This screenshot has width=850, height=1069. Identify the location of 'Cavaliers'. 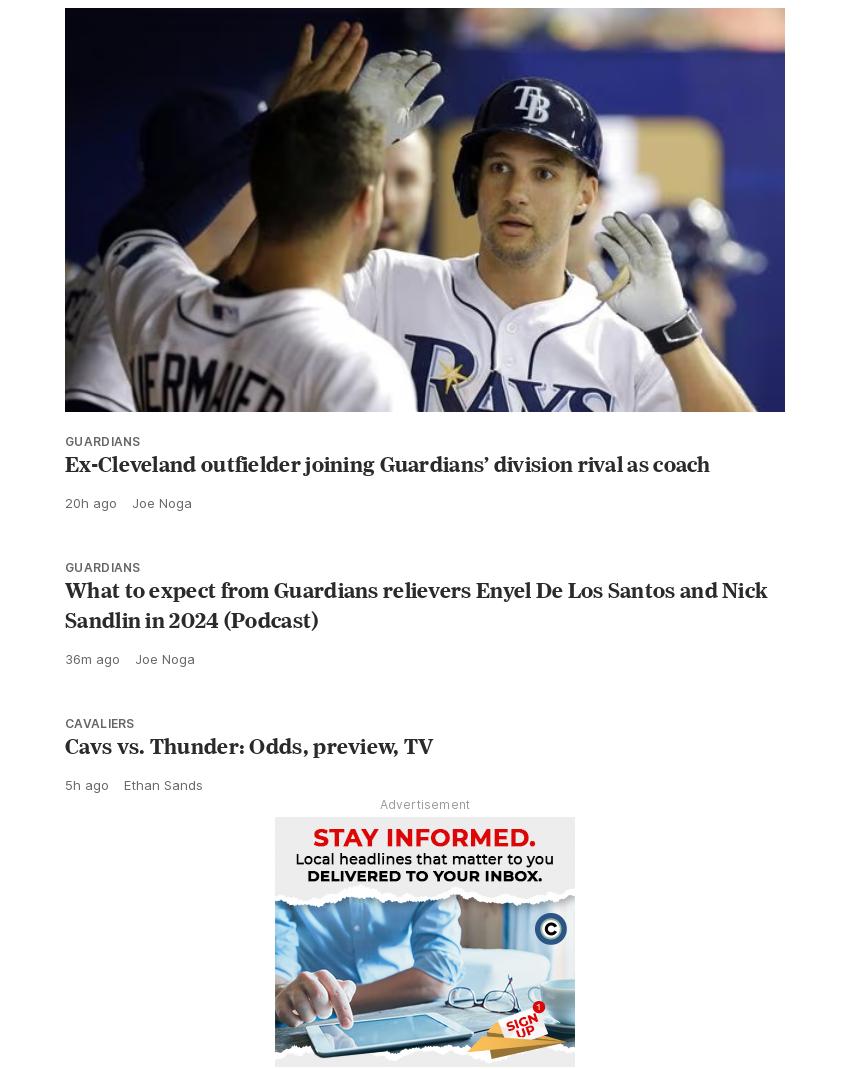
(98, 767).